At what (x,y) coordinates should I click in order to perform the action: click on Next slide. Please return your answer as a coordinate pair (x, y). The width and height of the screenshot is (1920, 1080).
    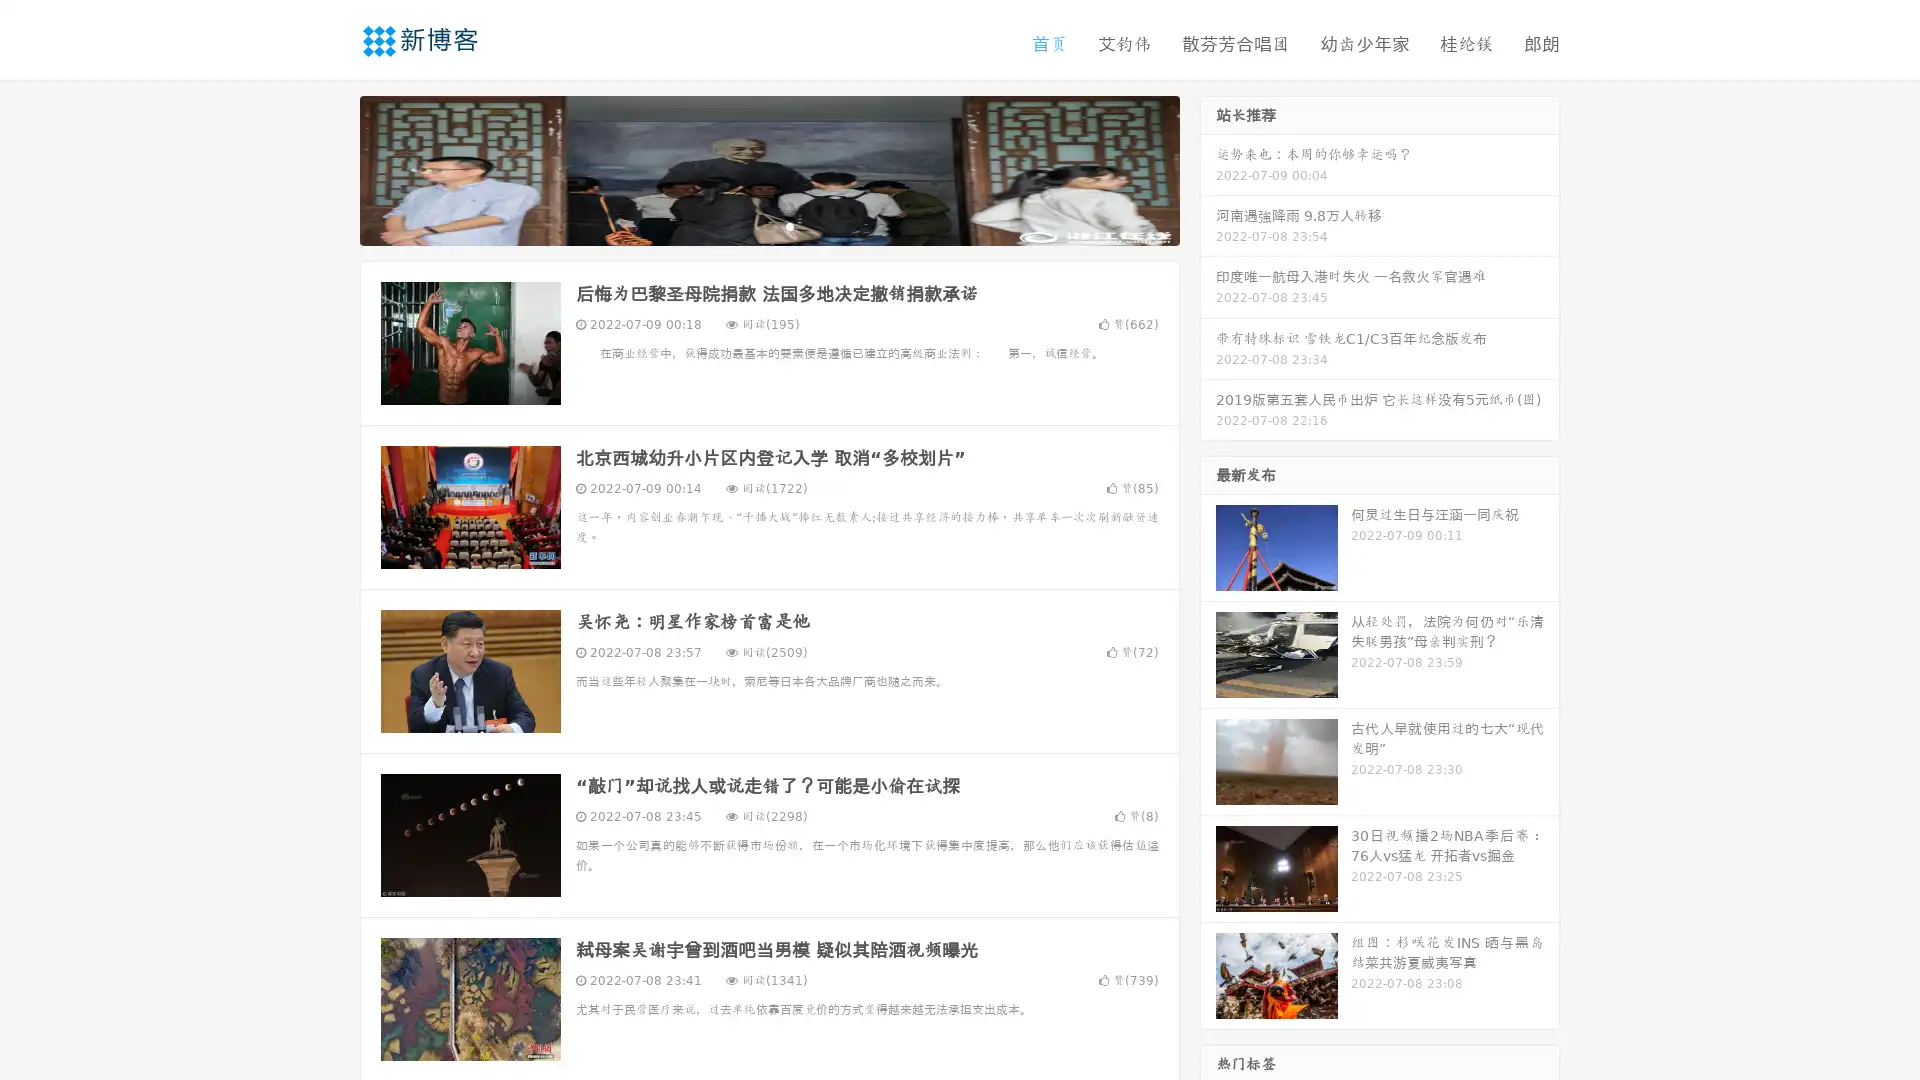
    Looking at the image, I should click on (1208, 168).